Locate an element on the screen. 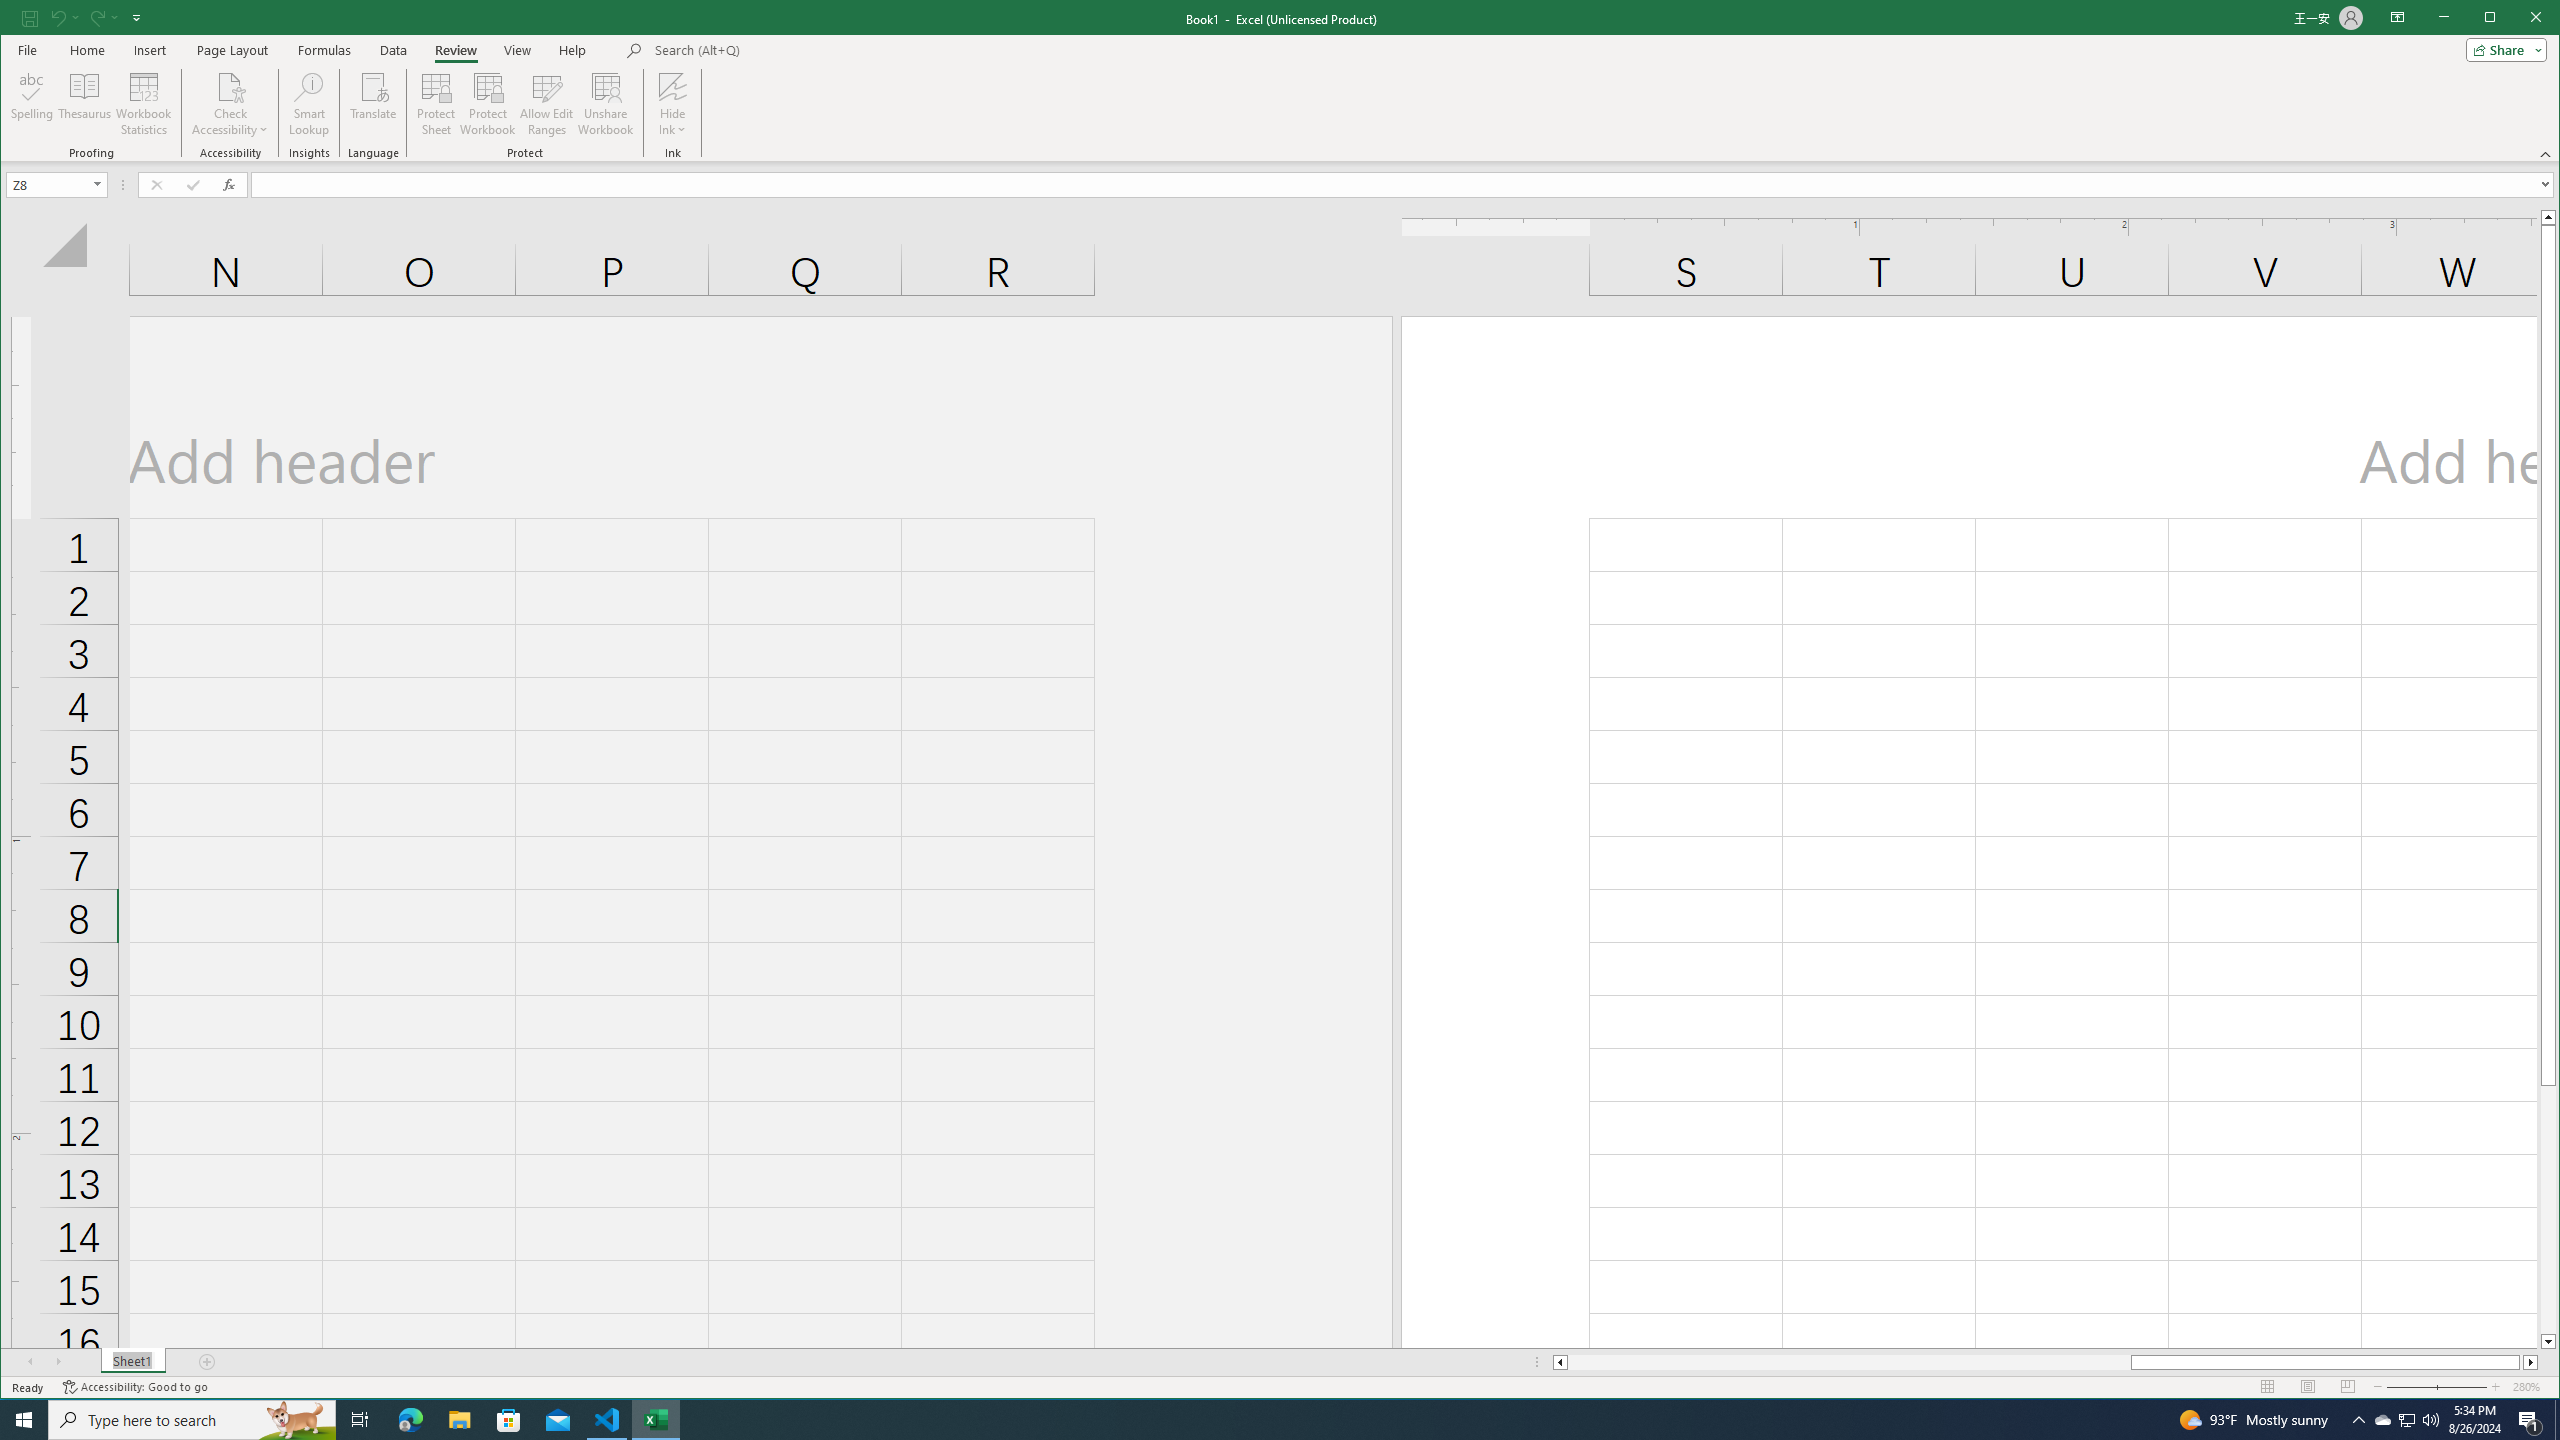 The width and height of the screenshot is (2560, 1440). 'Maximize' is located at coordinates (2519, 19).